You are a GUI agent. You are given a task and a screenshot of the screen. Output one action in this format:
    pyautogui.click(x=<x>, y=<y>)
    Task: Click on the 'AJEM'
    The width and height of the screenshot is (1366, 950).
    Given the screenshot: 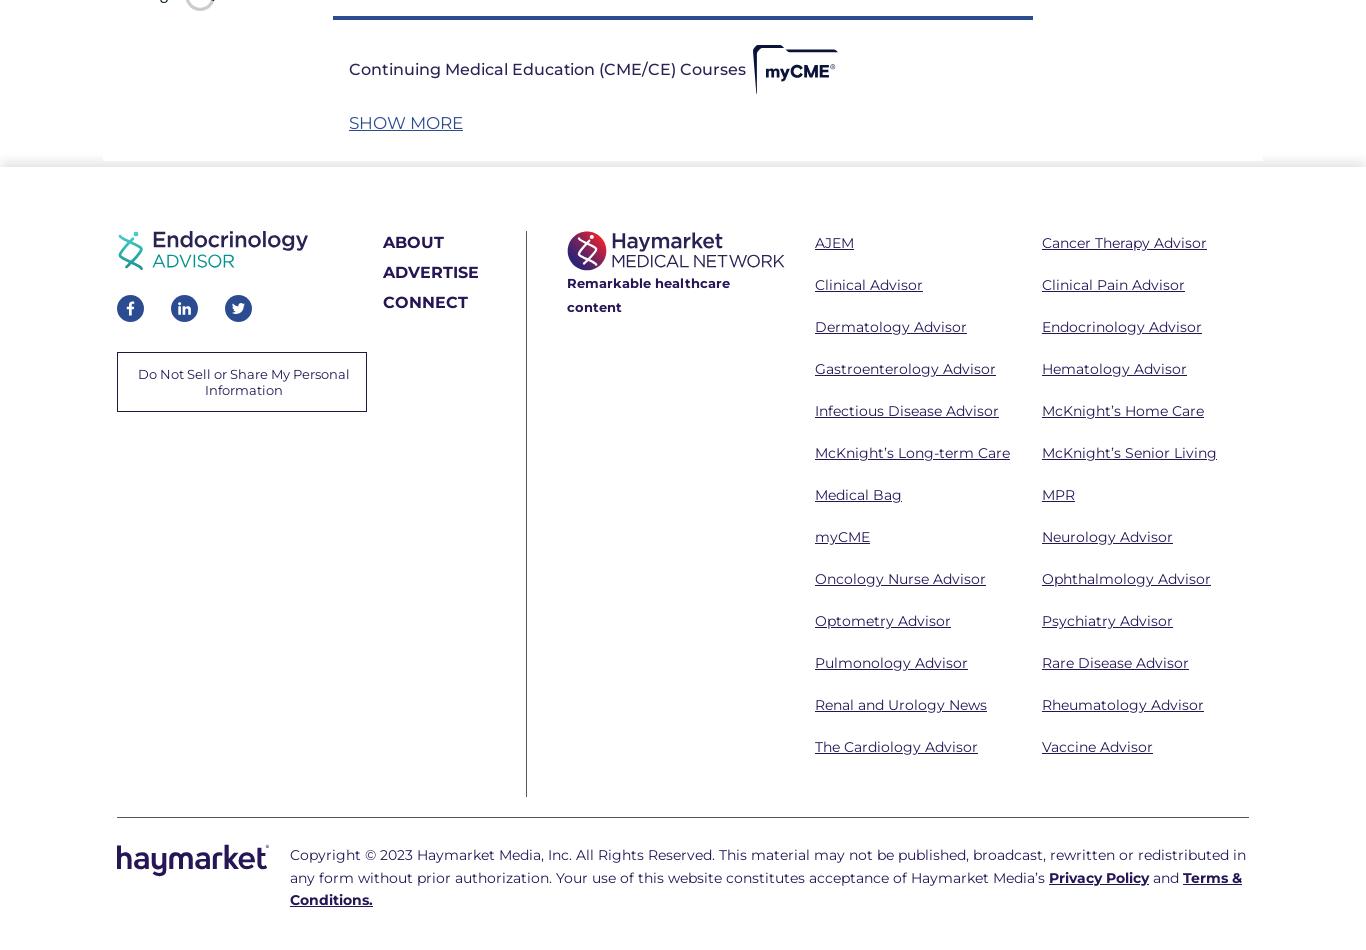 What is the action you would take?
    pyautogui.click(x=833, y=242)
    